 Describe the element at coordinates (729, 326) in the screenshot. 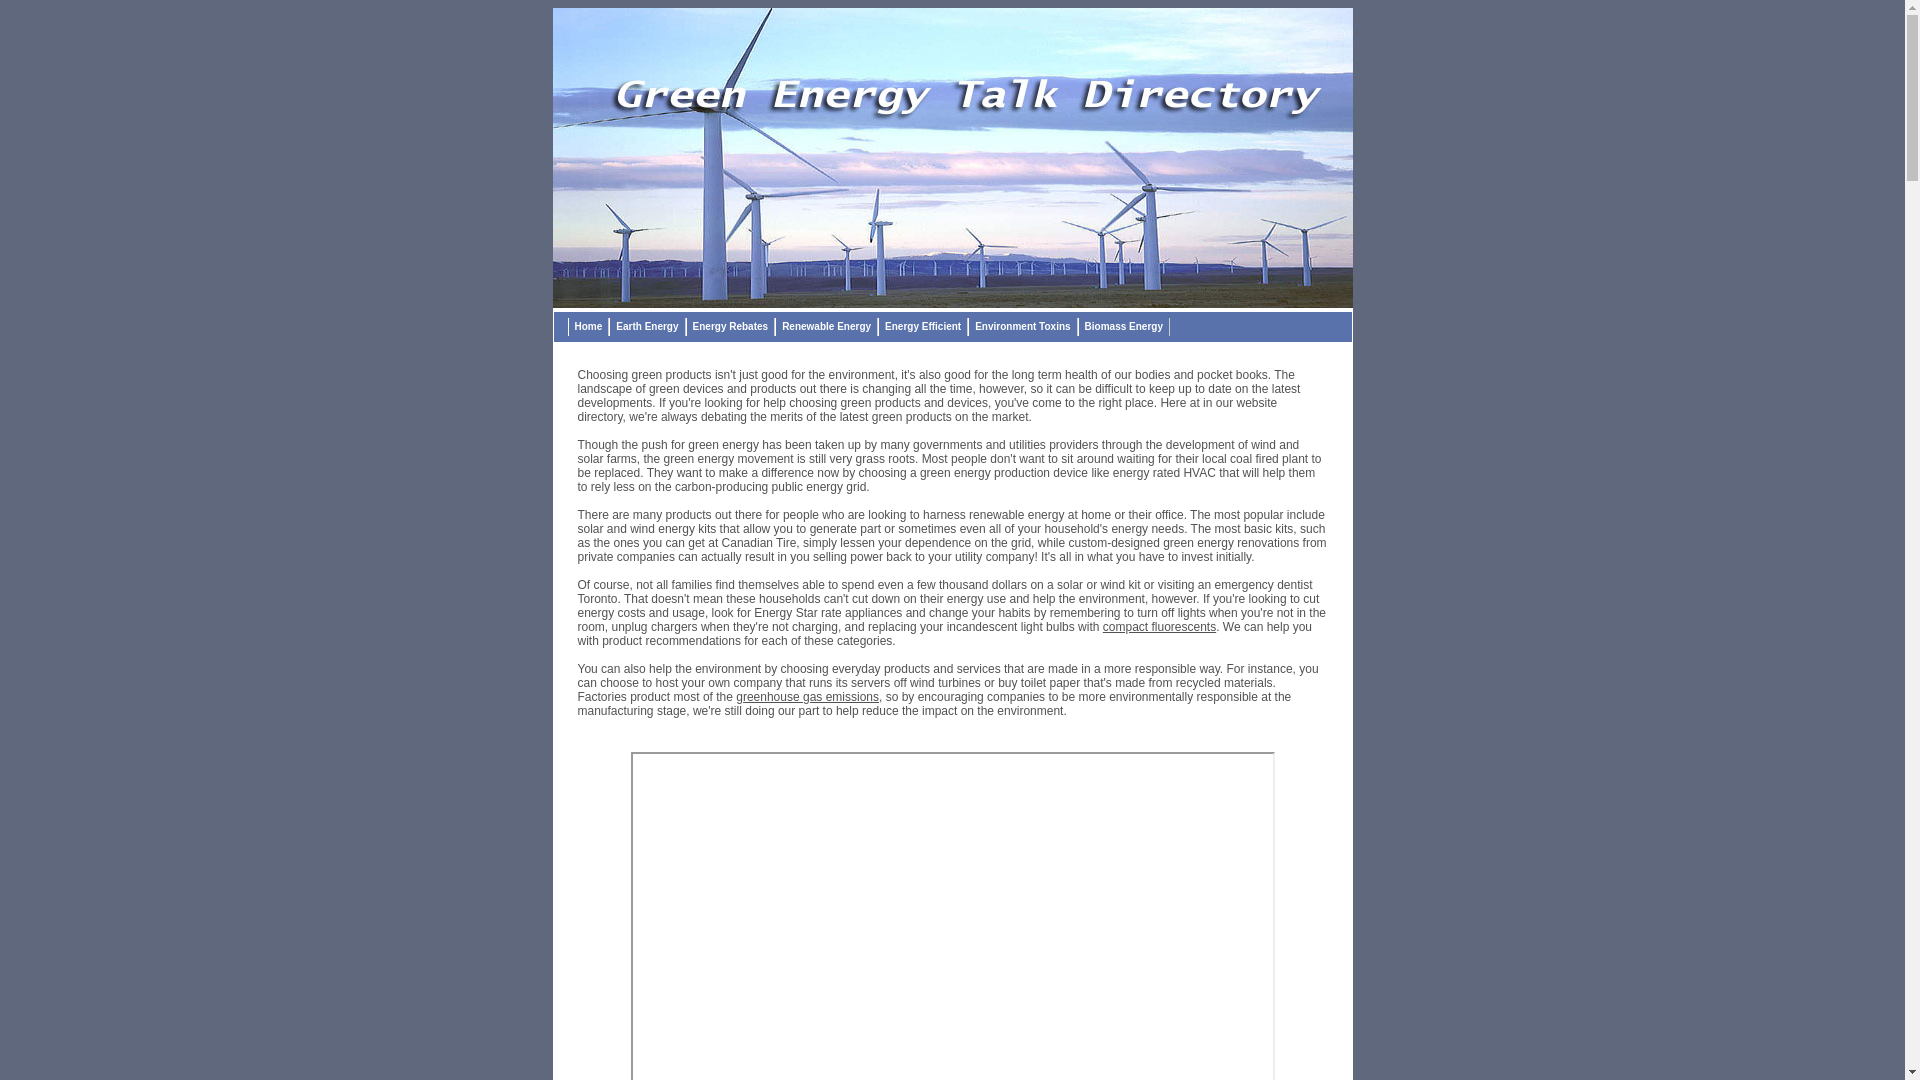

I see `'Energy Rebates'` at that location.